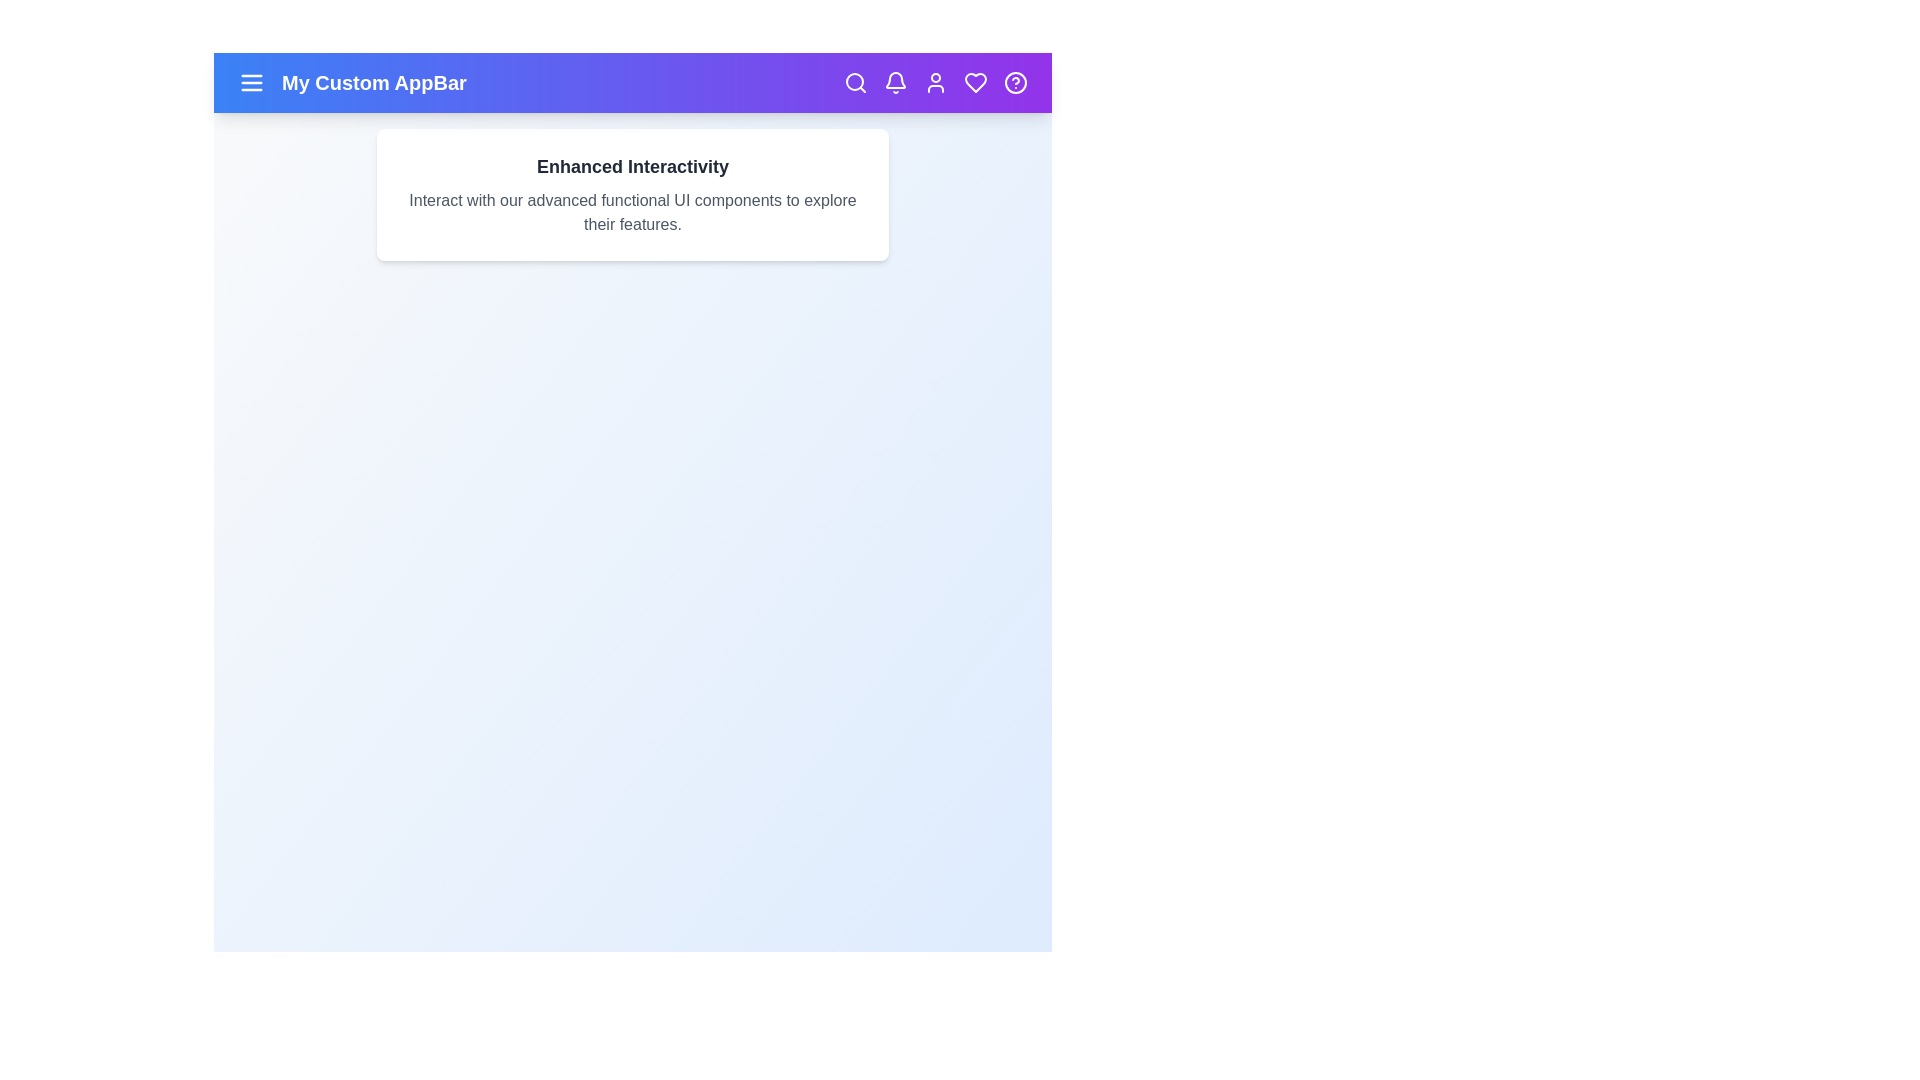  I want to click on the bell icon to open the notifications, so click(895, 82).